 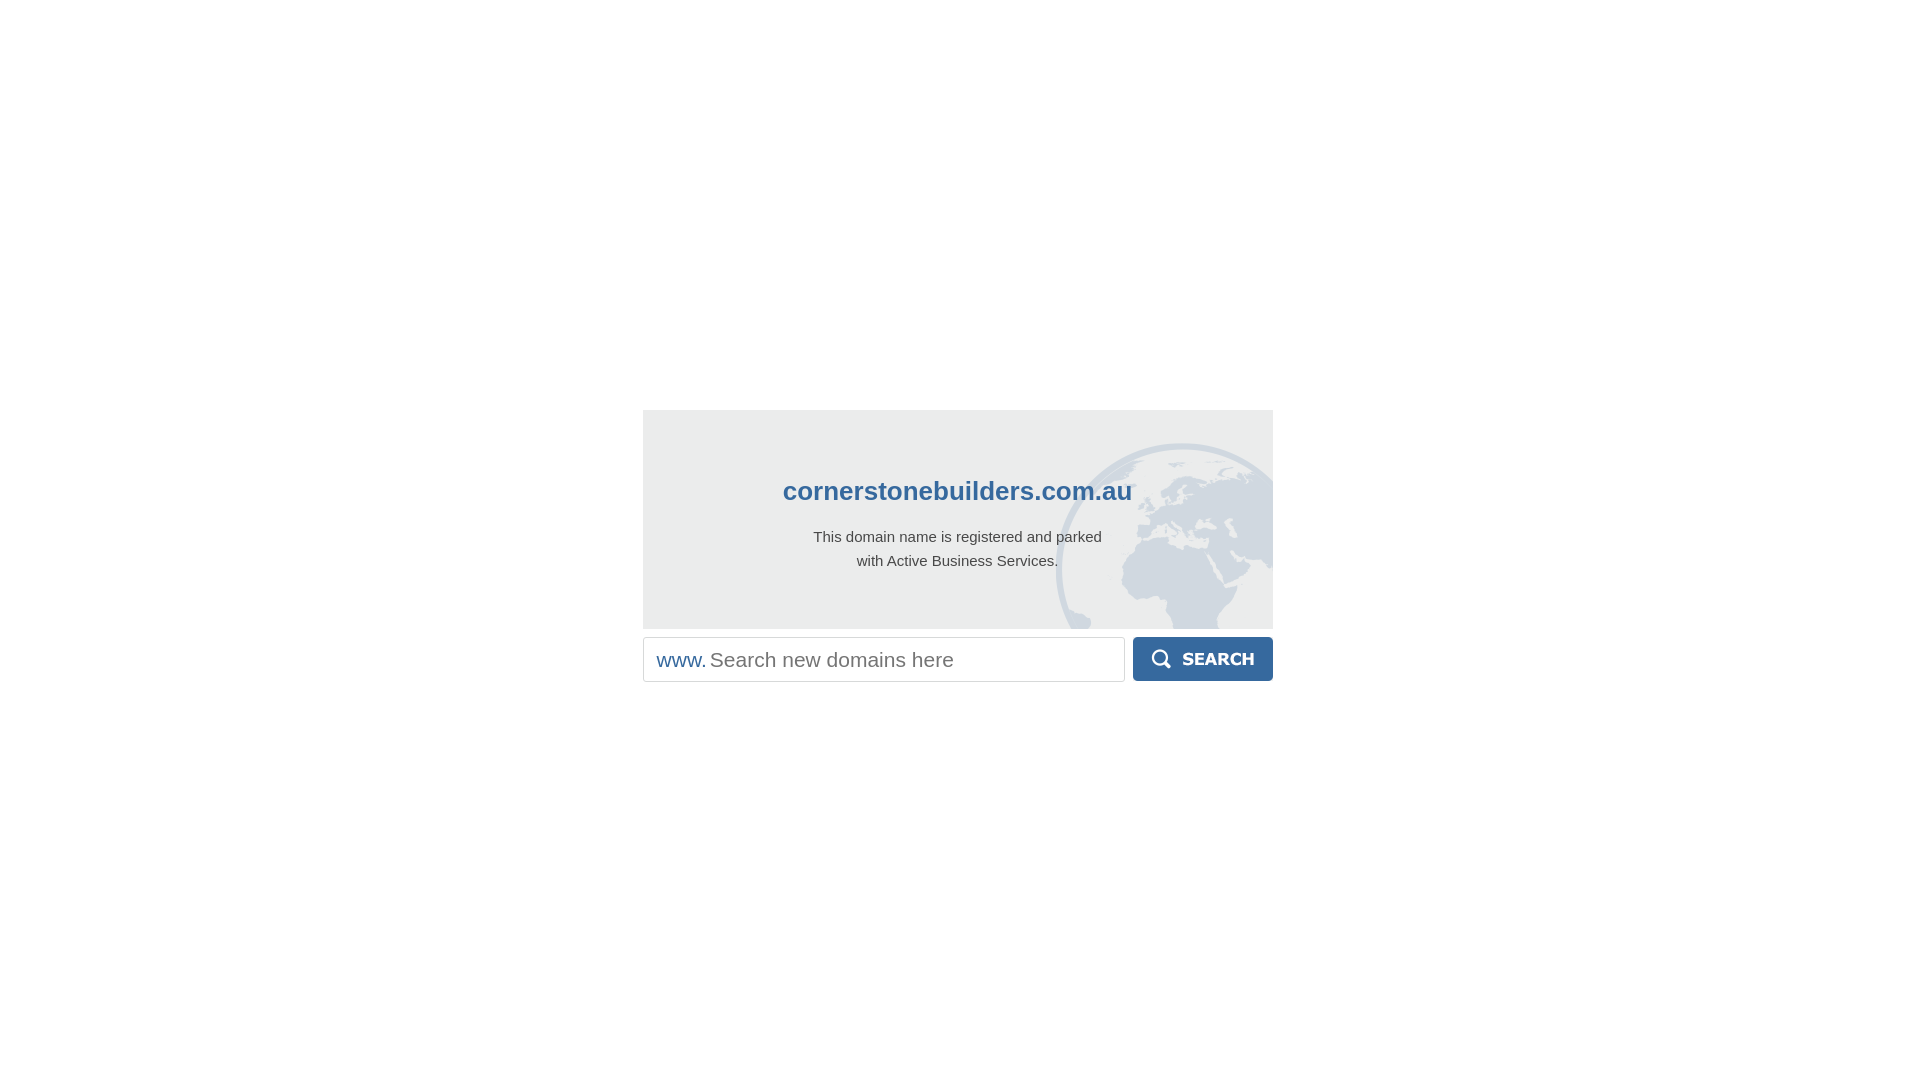 What do you see at coordinates (1202, 659) in the screenshot?
I see `'Search'` at bounding box center [1202, 659].